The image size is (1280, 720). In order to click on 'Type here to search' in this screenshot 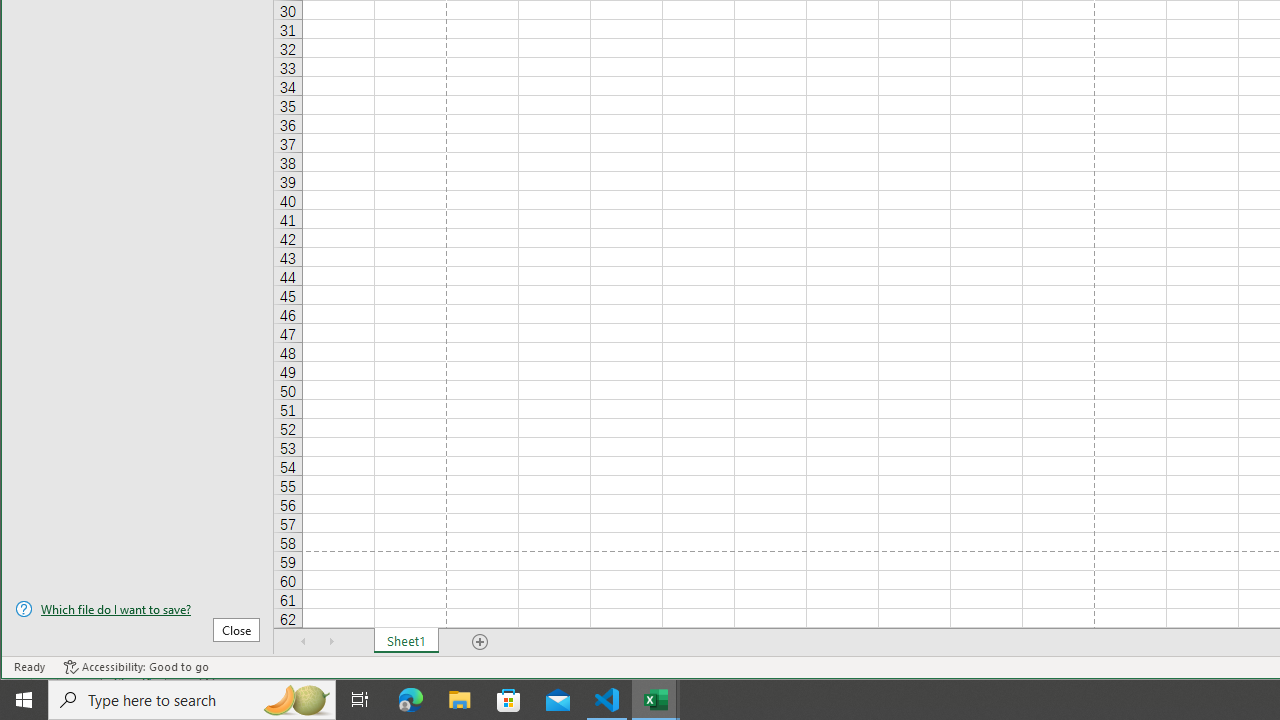, I will do `click(192, 698)`.